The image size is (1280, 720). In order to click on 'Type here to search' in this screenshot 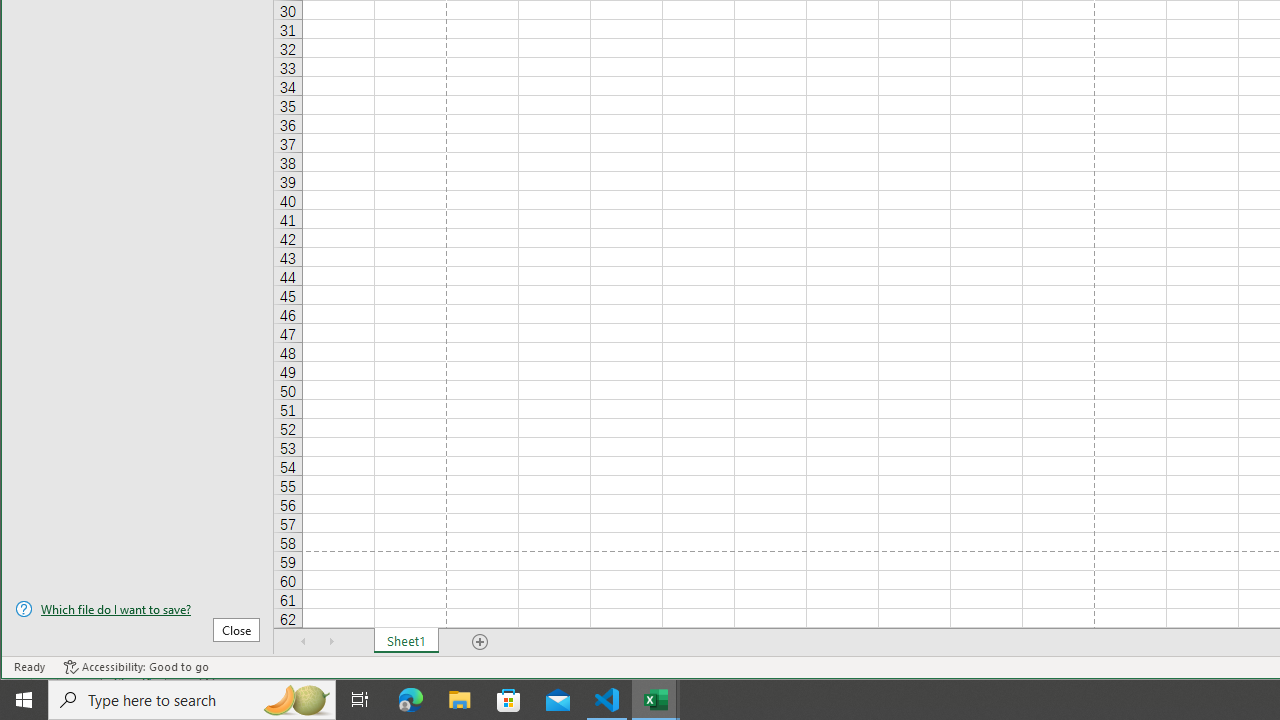, I will do `click(192, 698)`.